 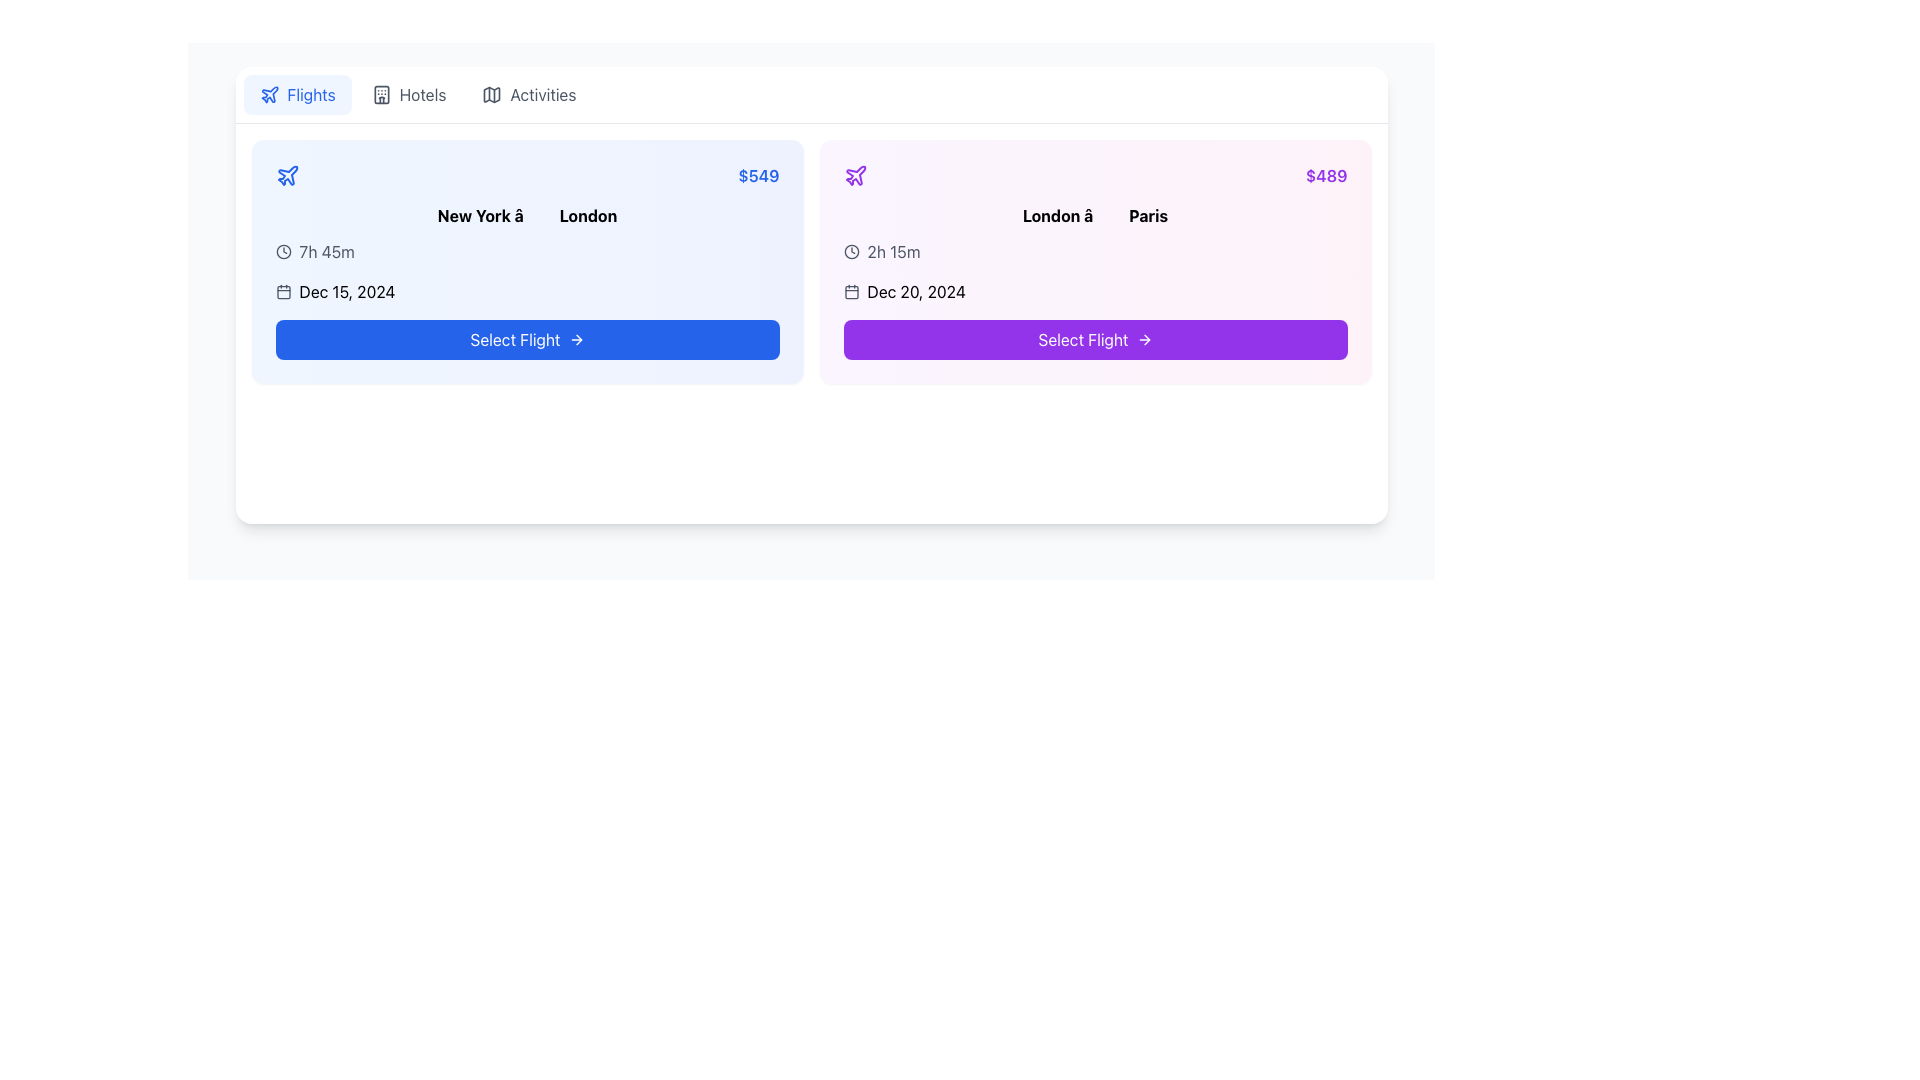 What do you see at coordinates (892, 250) in the screenshot?
I see `the Text label displaying '2h 15m', which is located in the upper-left segment of the flight card, adjacent to a clock icon` at bounding box center [892, 250].